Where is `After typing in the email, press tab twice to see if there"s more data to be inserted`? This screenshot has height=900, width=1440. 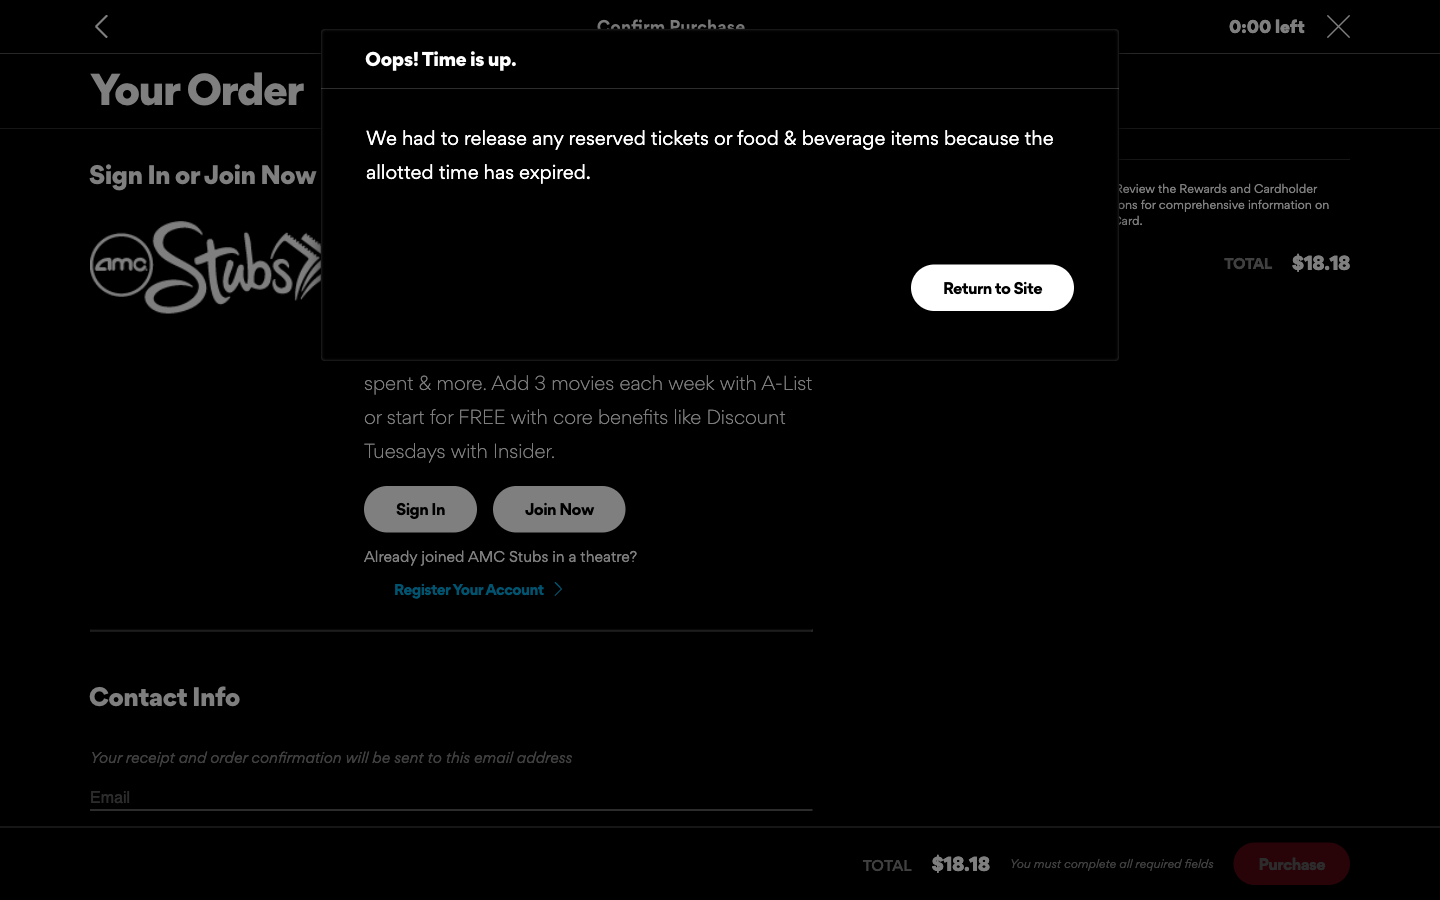
After typing in the email, press tab twice to see if there"s more data to be inserted is located at coordinates (451, 797).